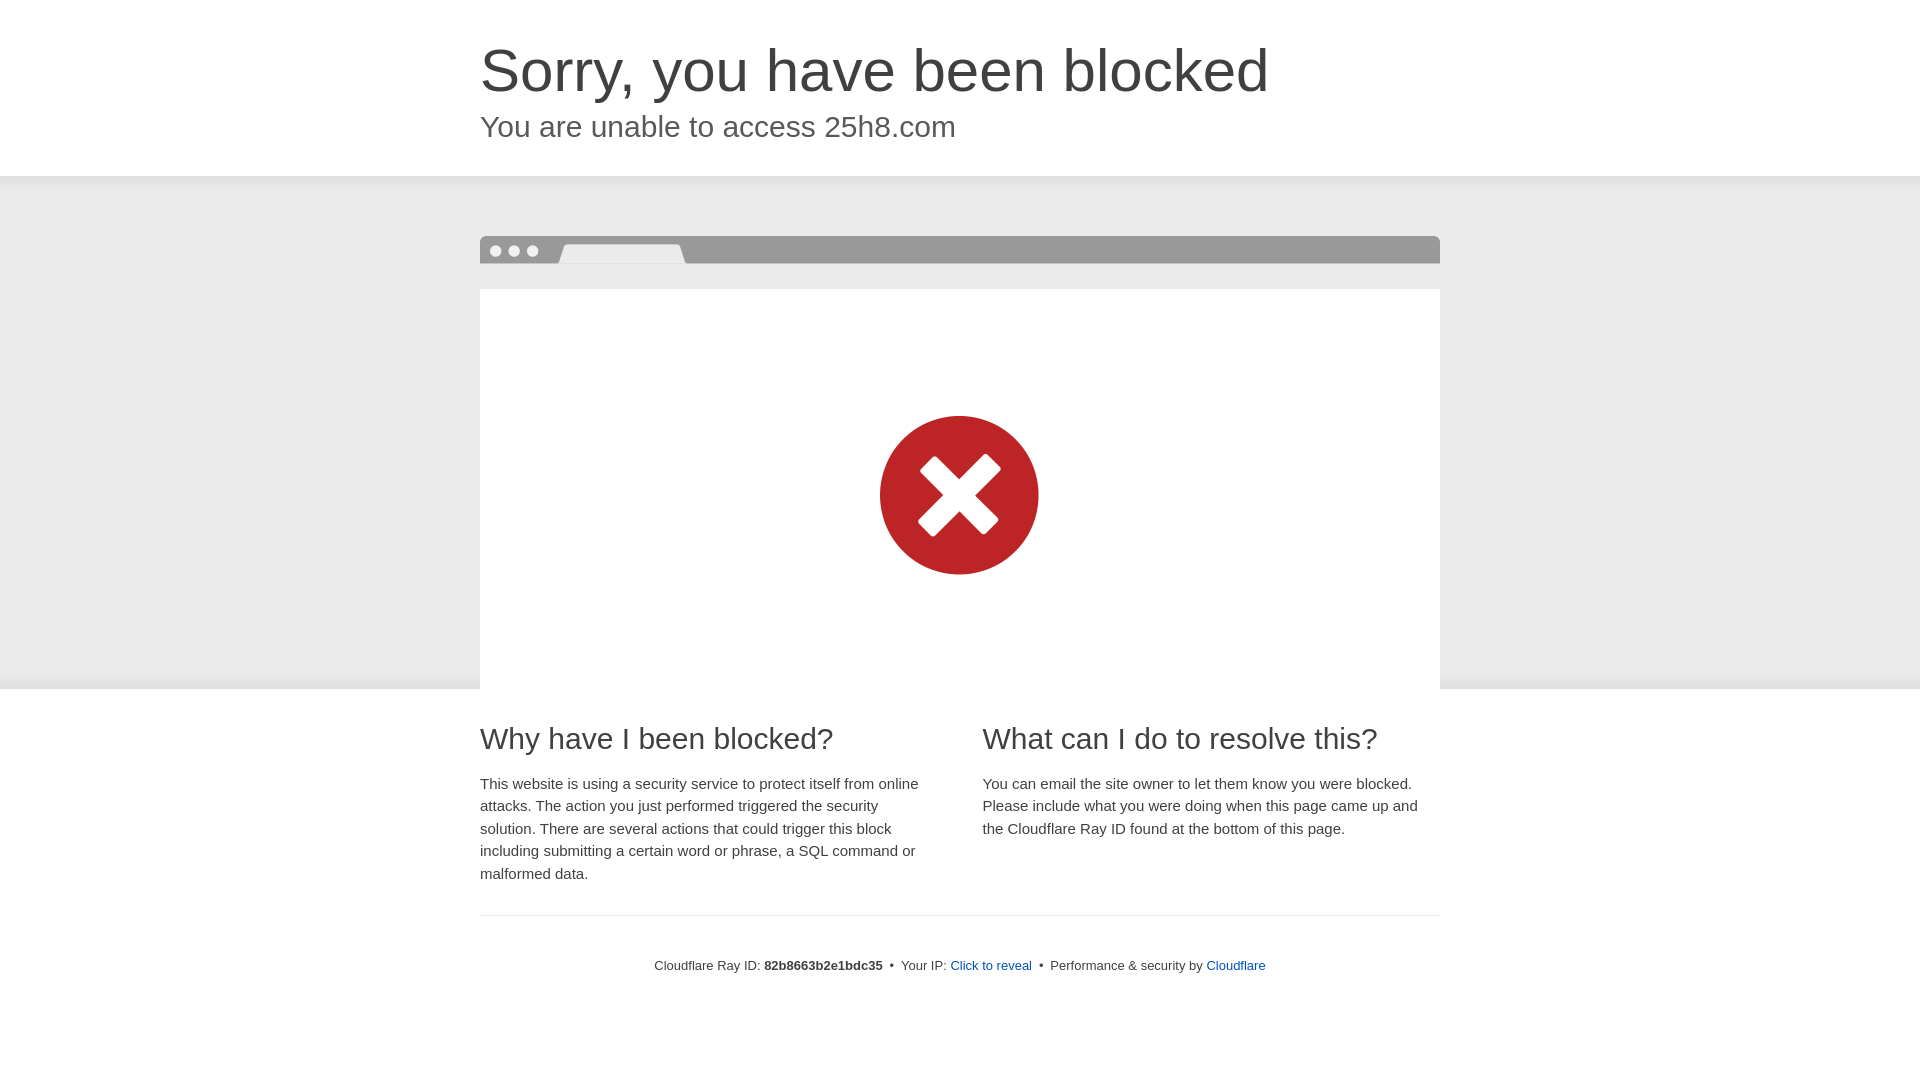 Image resolution: width=1920 pixels, height=1080 pixels. Describe the element at coordinates (990, 964) in the screenshot. I see `'Click to reveal'` at that location.